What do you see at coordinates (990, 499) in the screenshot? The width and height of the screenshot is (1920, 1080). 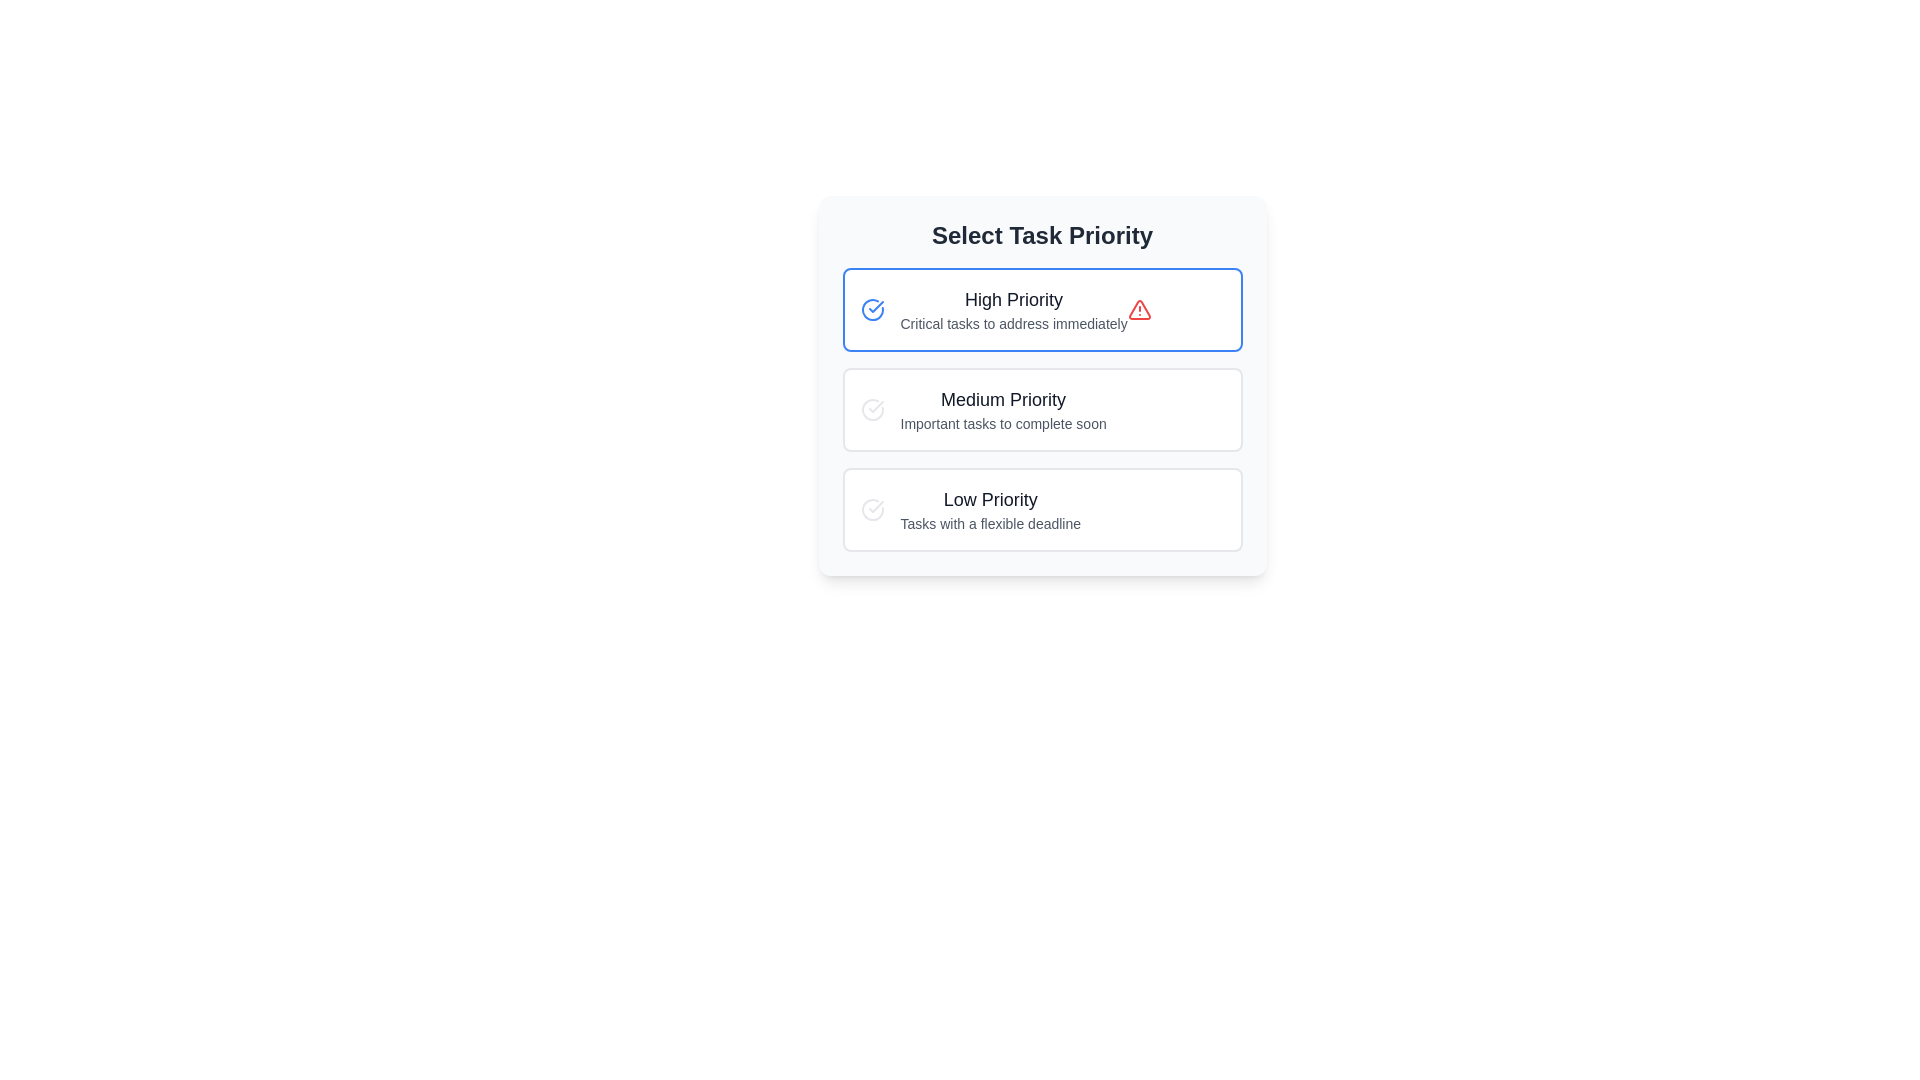 I see `the text label displaying 'Low Priority', which is styled prominently with a larger bold font and dark gray color, serving as the header above the descriptive text 'Tasks with a flexible deadline'` at bounding box center [990, 499].